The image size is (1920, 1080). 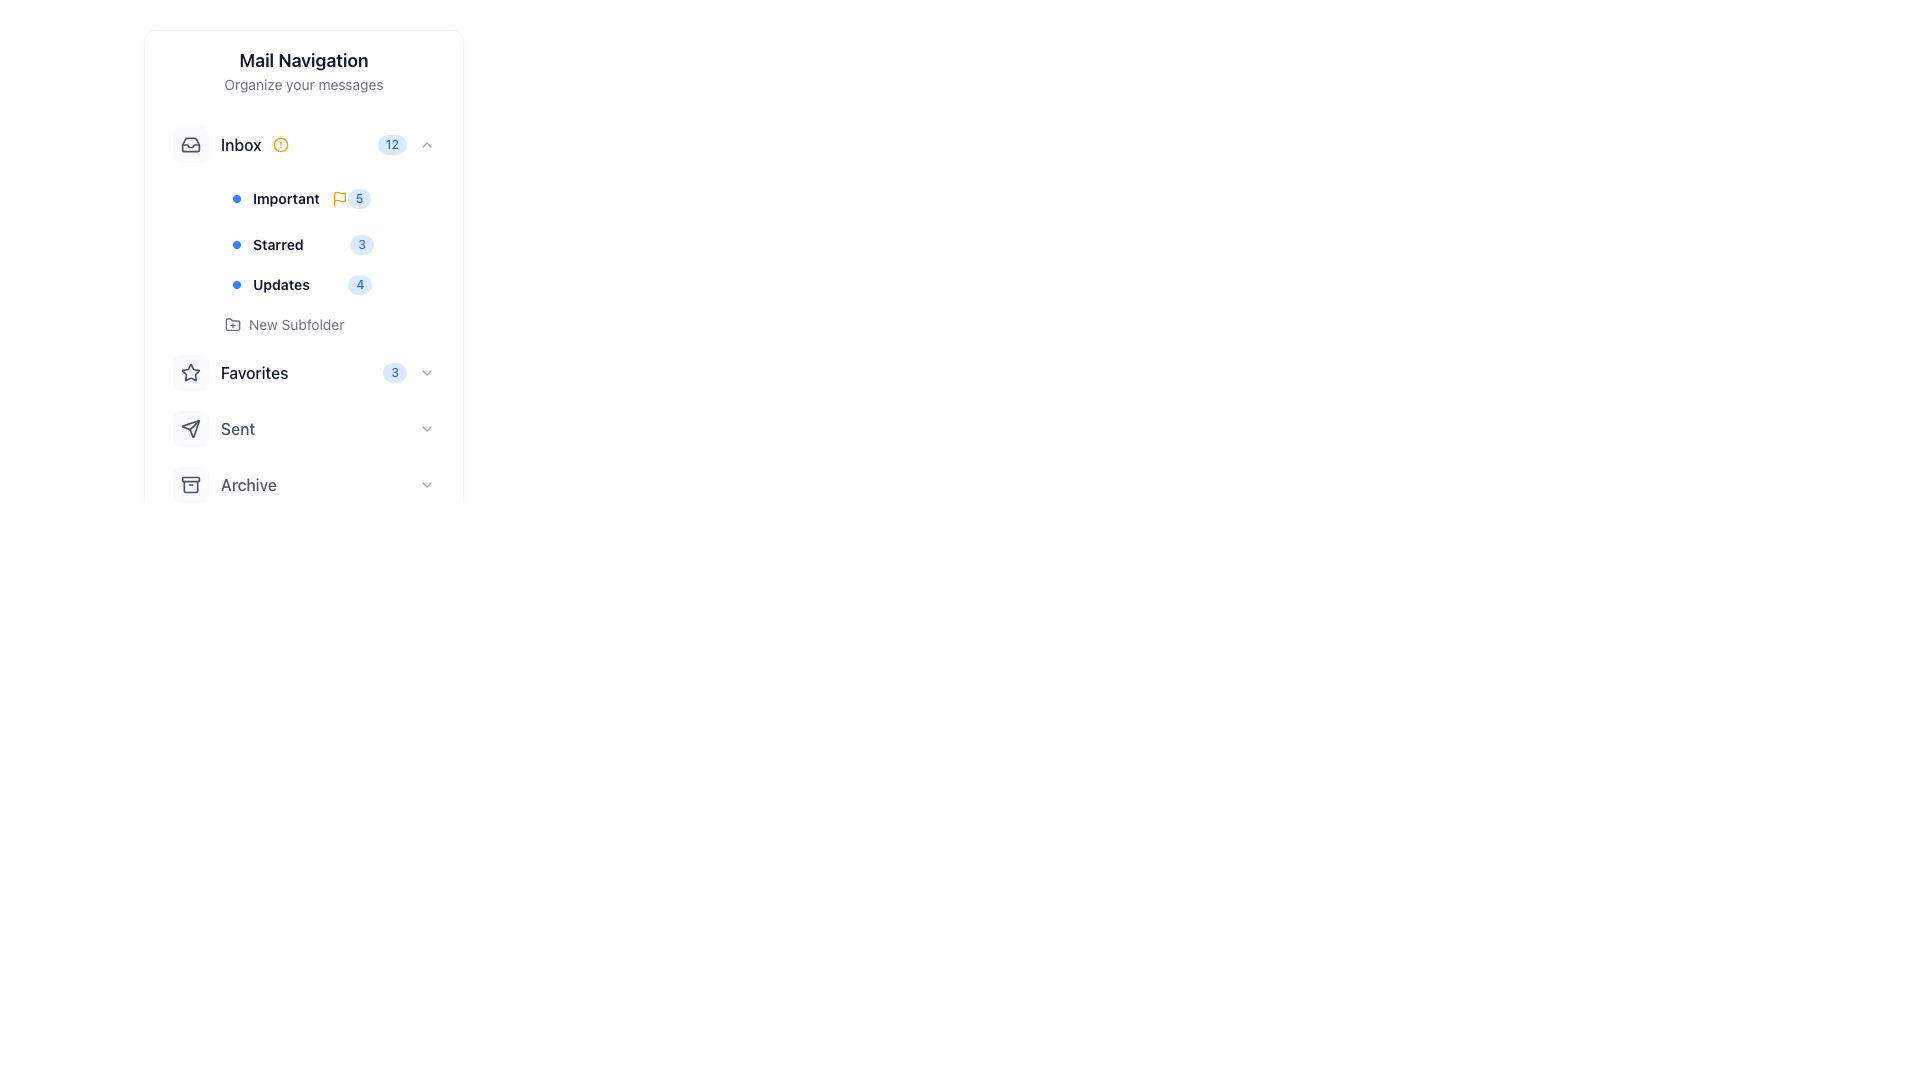 What do you see at coordinates (302, 485) in the screenshot?
I see `the button that toggles the visibility of the 'Archive' section, located sixth in the vertical navigation menu, between the 'Sent' and 'Trash' buttons` at bounding box center [302, 485].